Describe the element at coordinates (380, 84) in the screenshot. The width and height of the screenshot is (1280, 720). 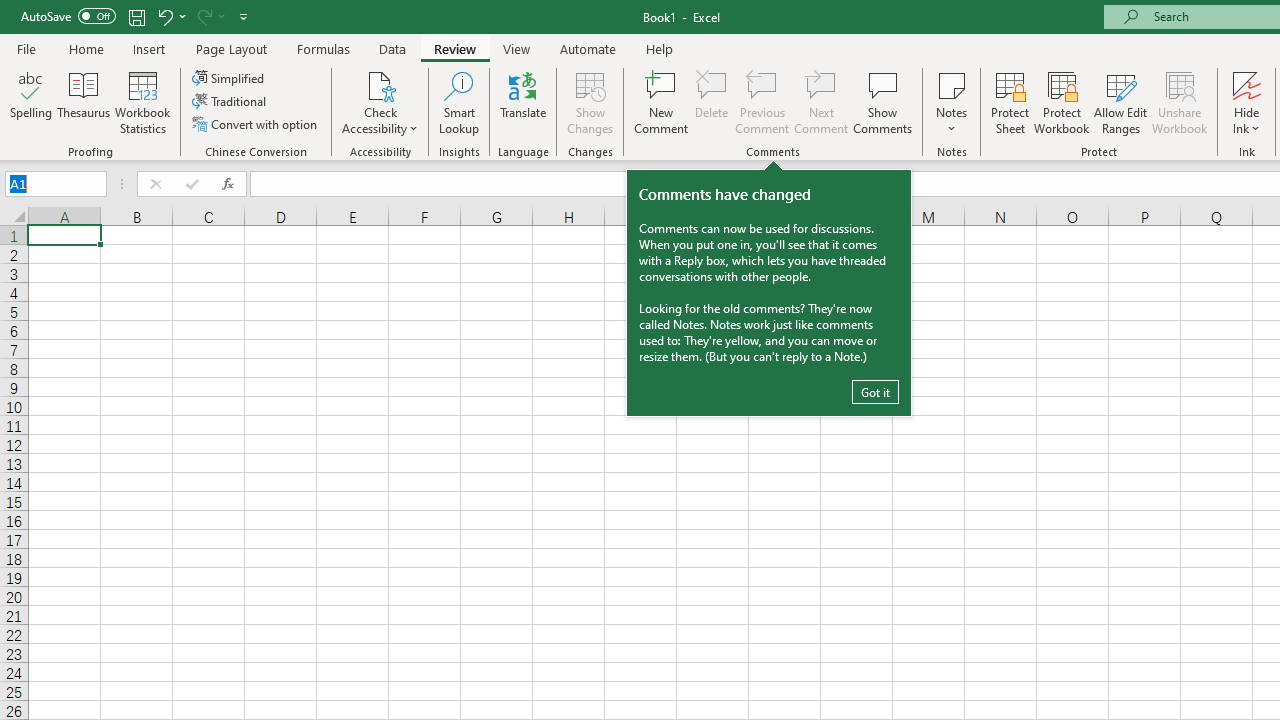
I see `'Check Accessibility'` at that location.